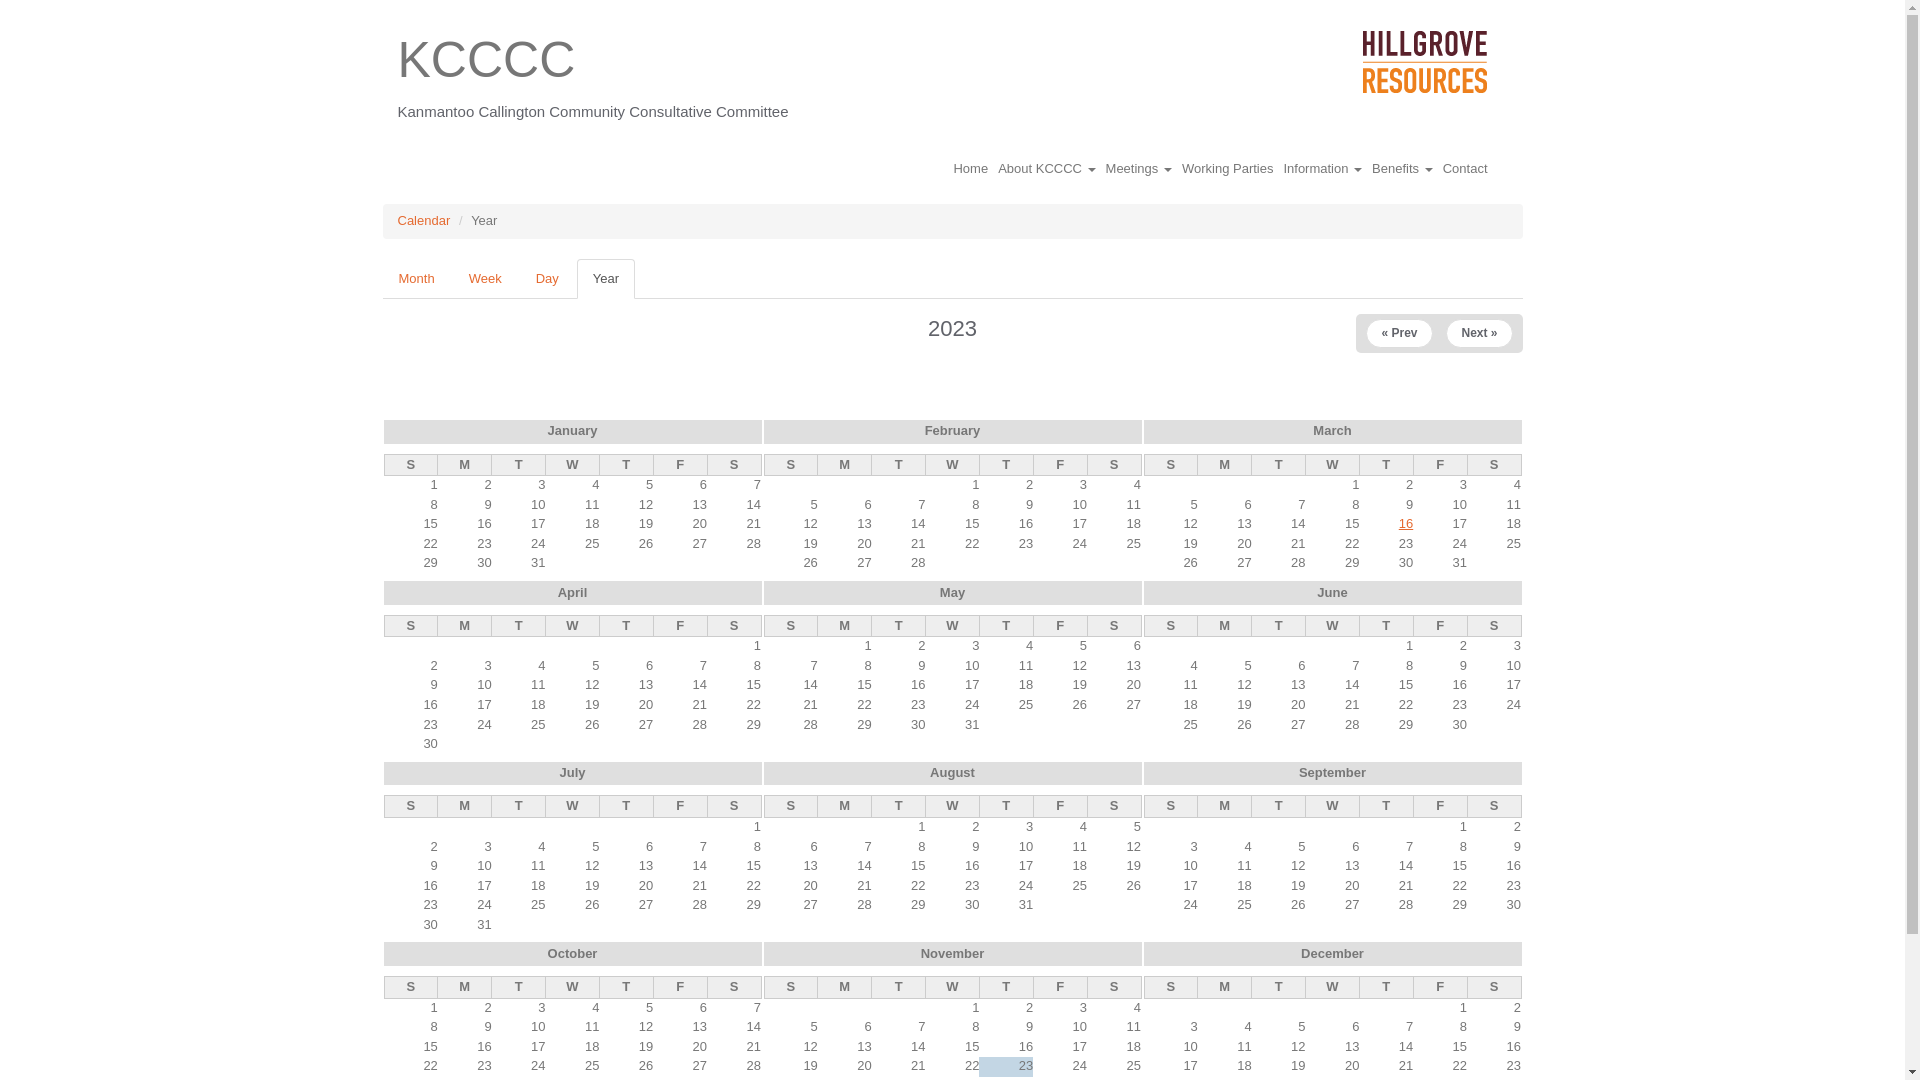 This screenshot has width=1920, height=1080. I want to click on 'September', so click(1299, 771).